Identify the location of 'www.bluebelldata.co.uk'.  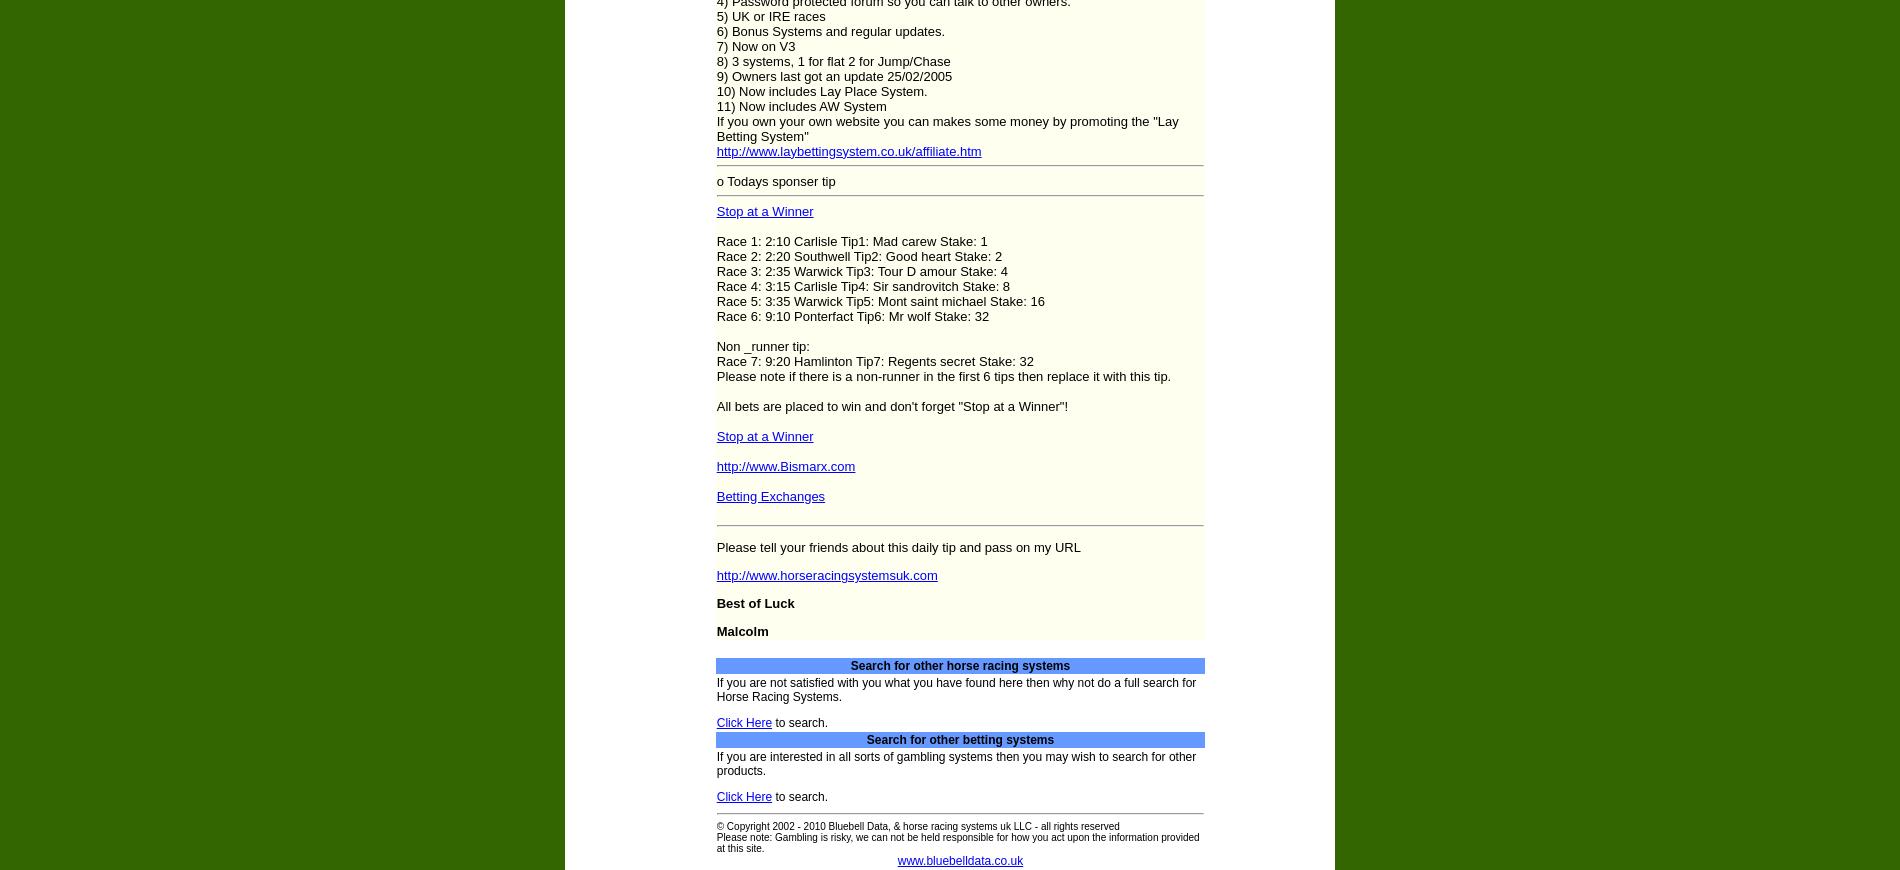
(960, 861).